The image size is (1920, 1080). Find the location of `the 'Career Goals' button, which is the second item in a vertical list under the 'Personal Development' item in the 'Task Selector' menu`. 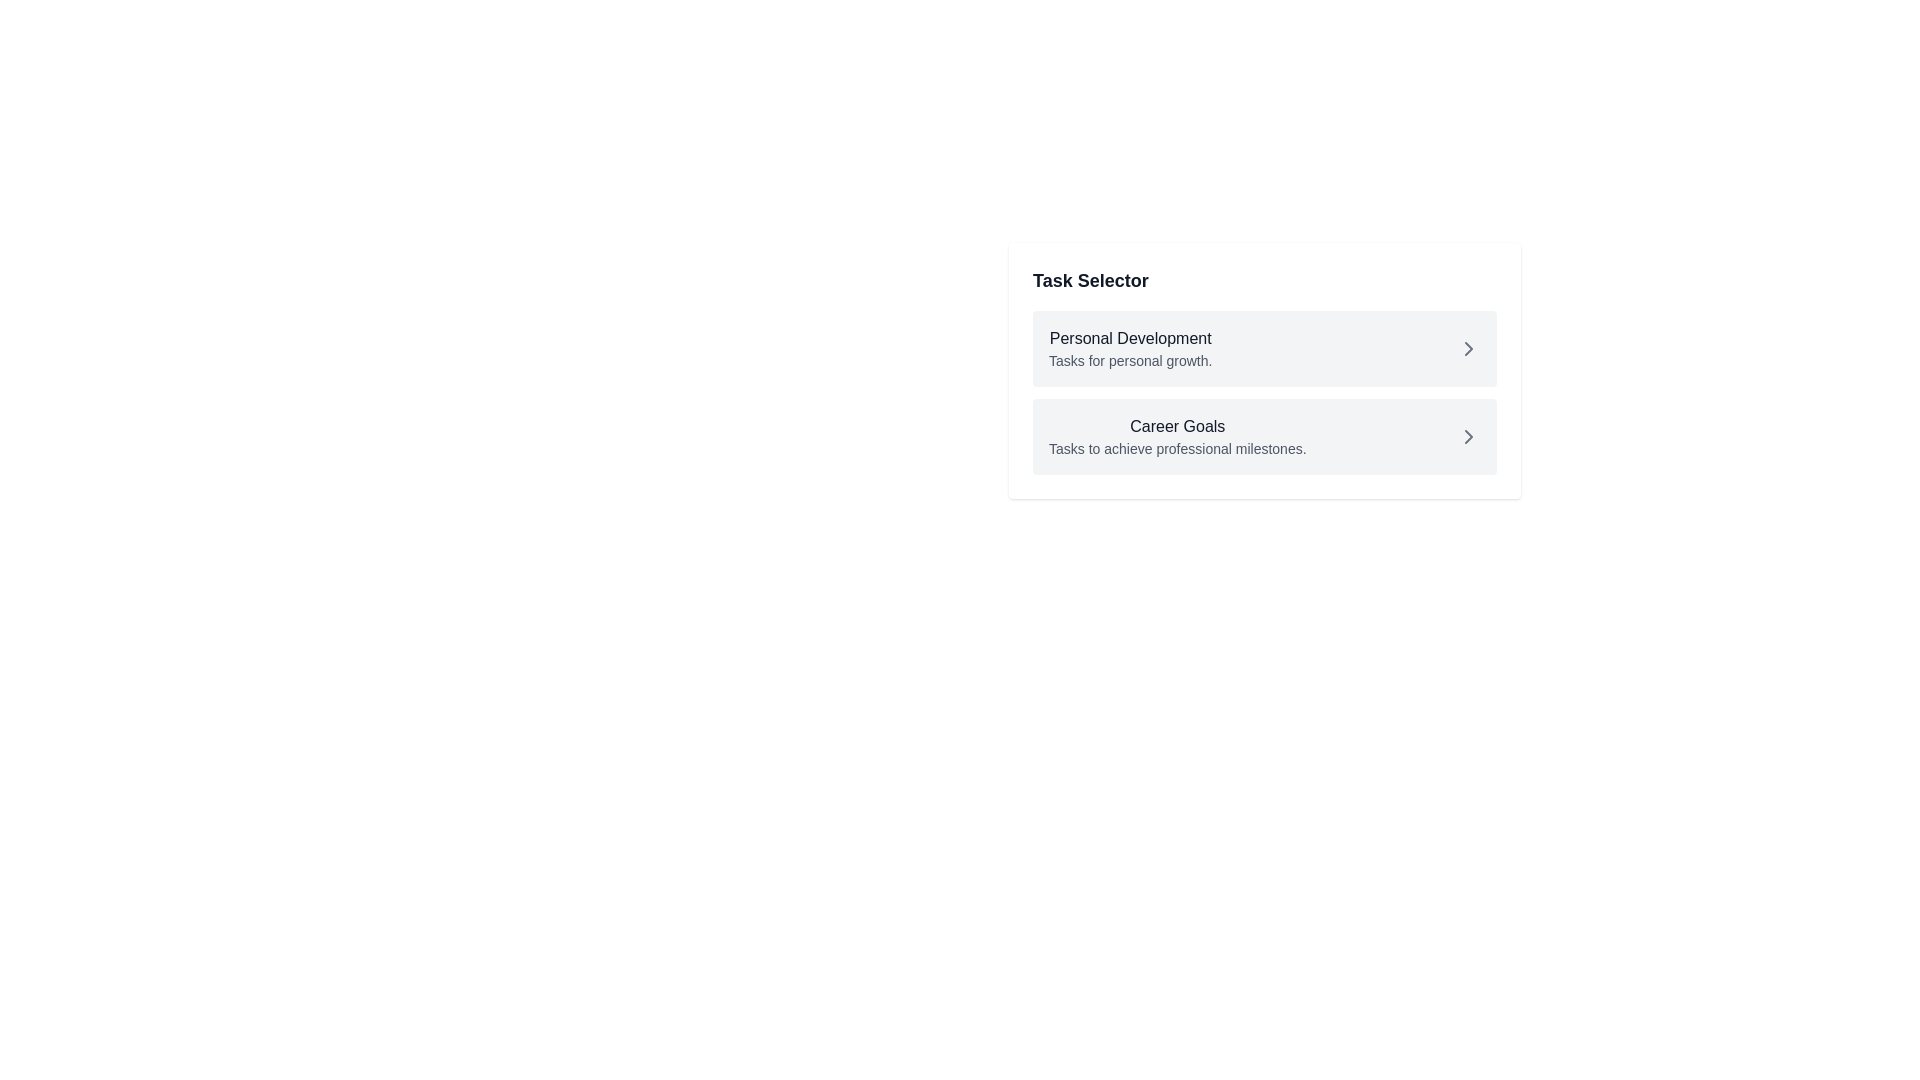

the 'Career Goals' button, which is the second item in a vertical list under the 'Personal Development' item in the 'Task Selector' menu is located at coordinates (1264, 435).